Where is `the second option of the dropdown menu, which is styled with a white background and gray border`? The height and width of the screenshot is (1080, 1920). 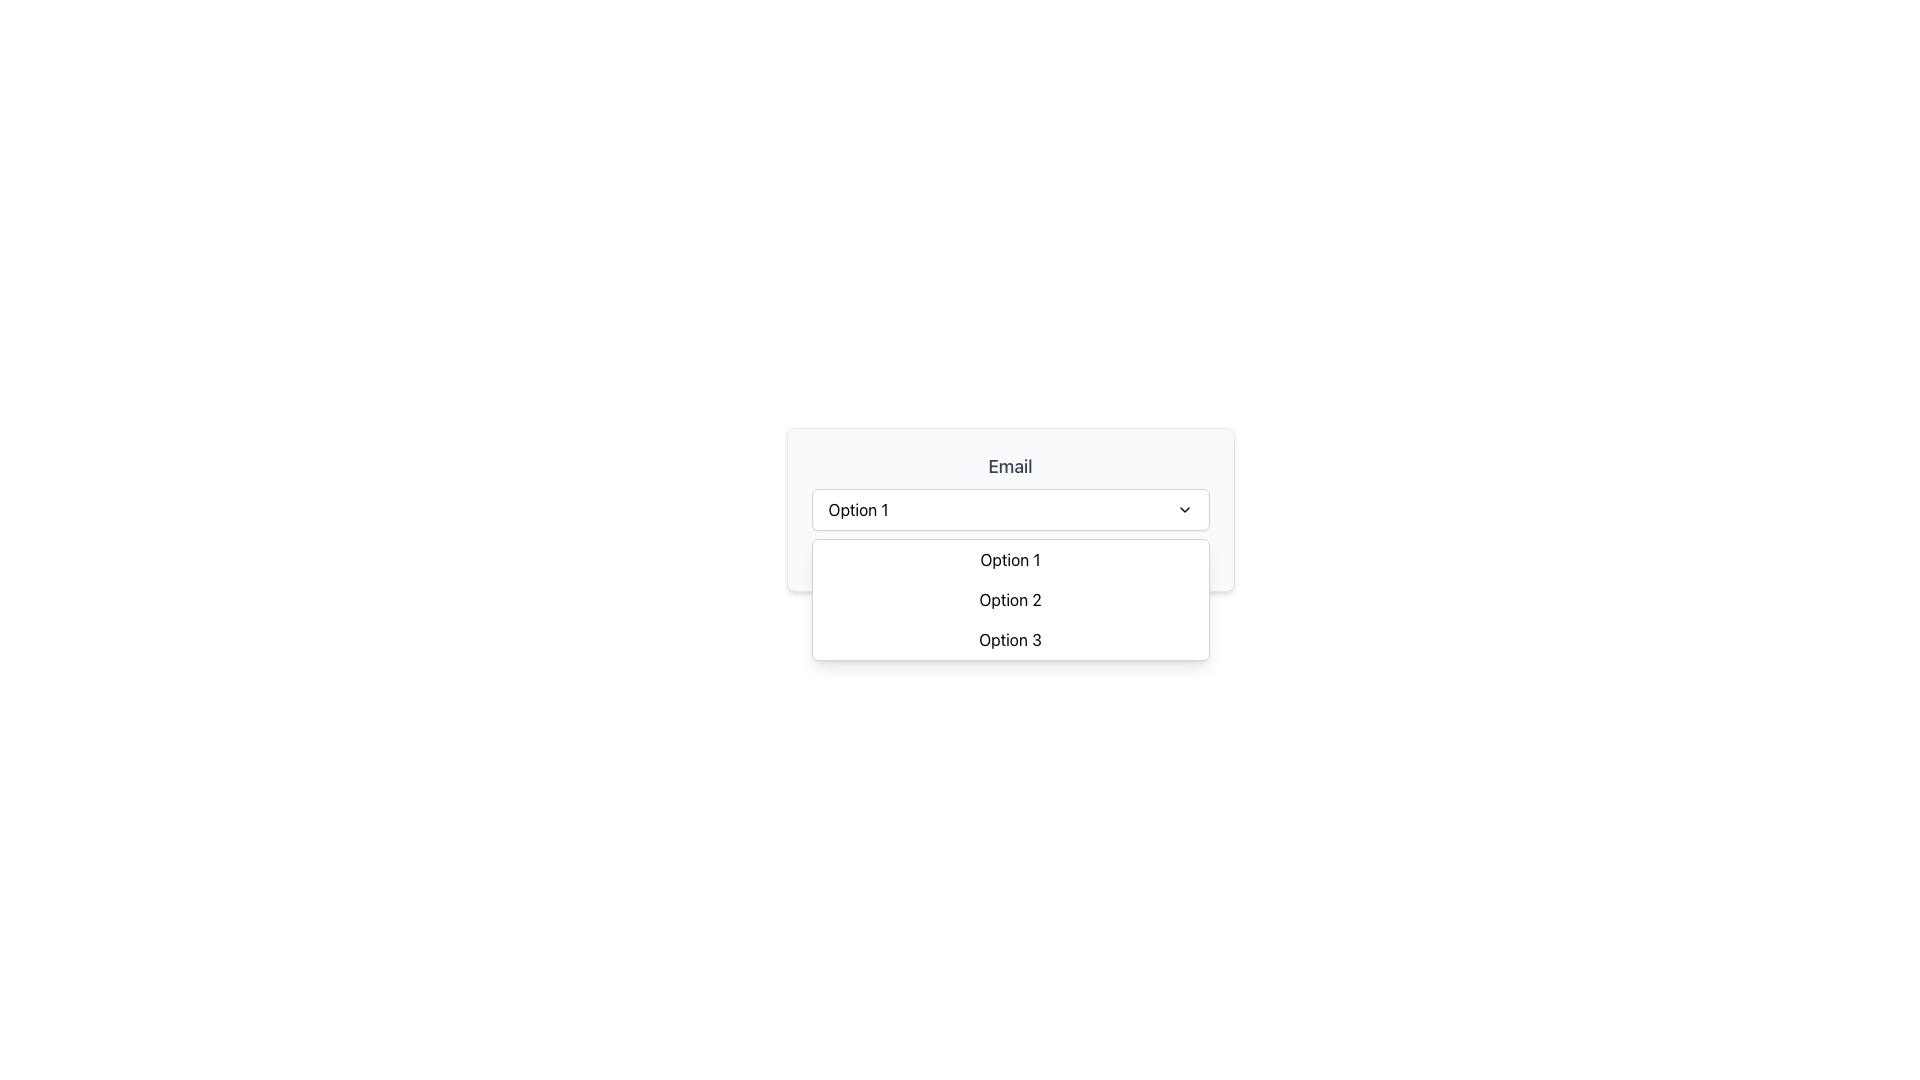
the second option of the dropdown menu, which is styled with a white background and gray border is located at coordinates (1010, 599).